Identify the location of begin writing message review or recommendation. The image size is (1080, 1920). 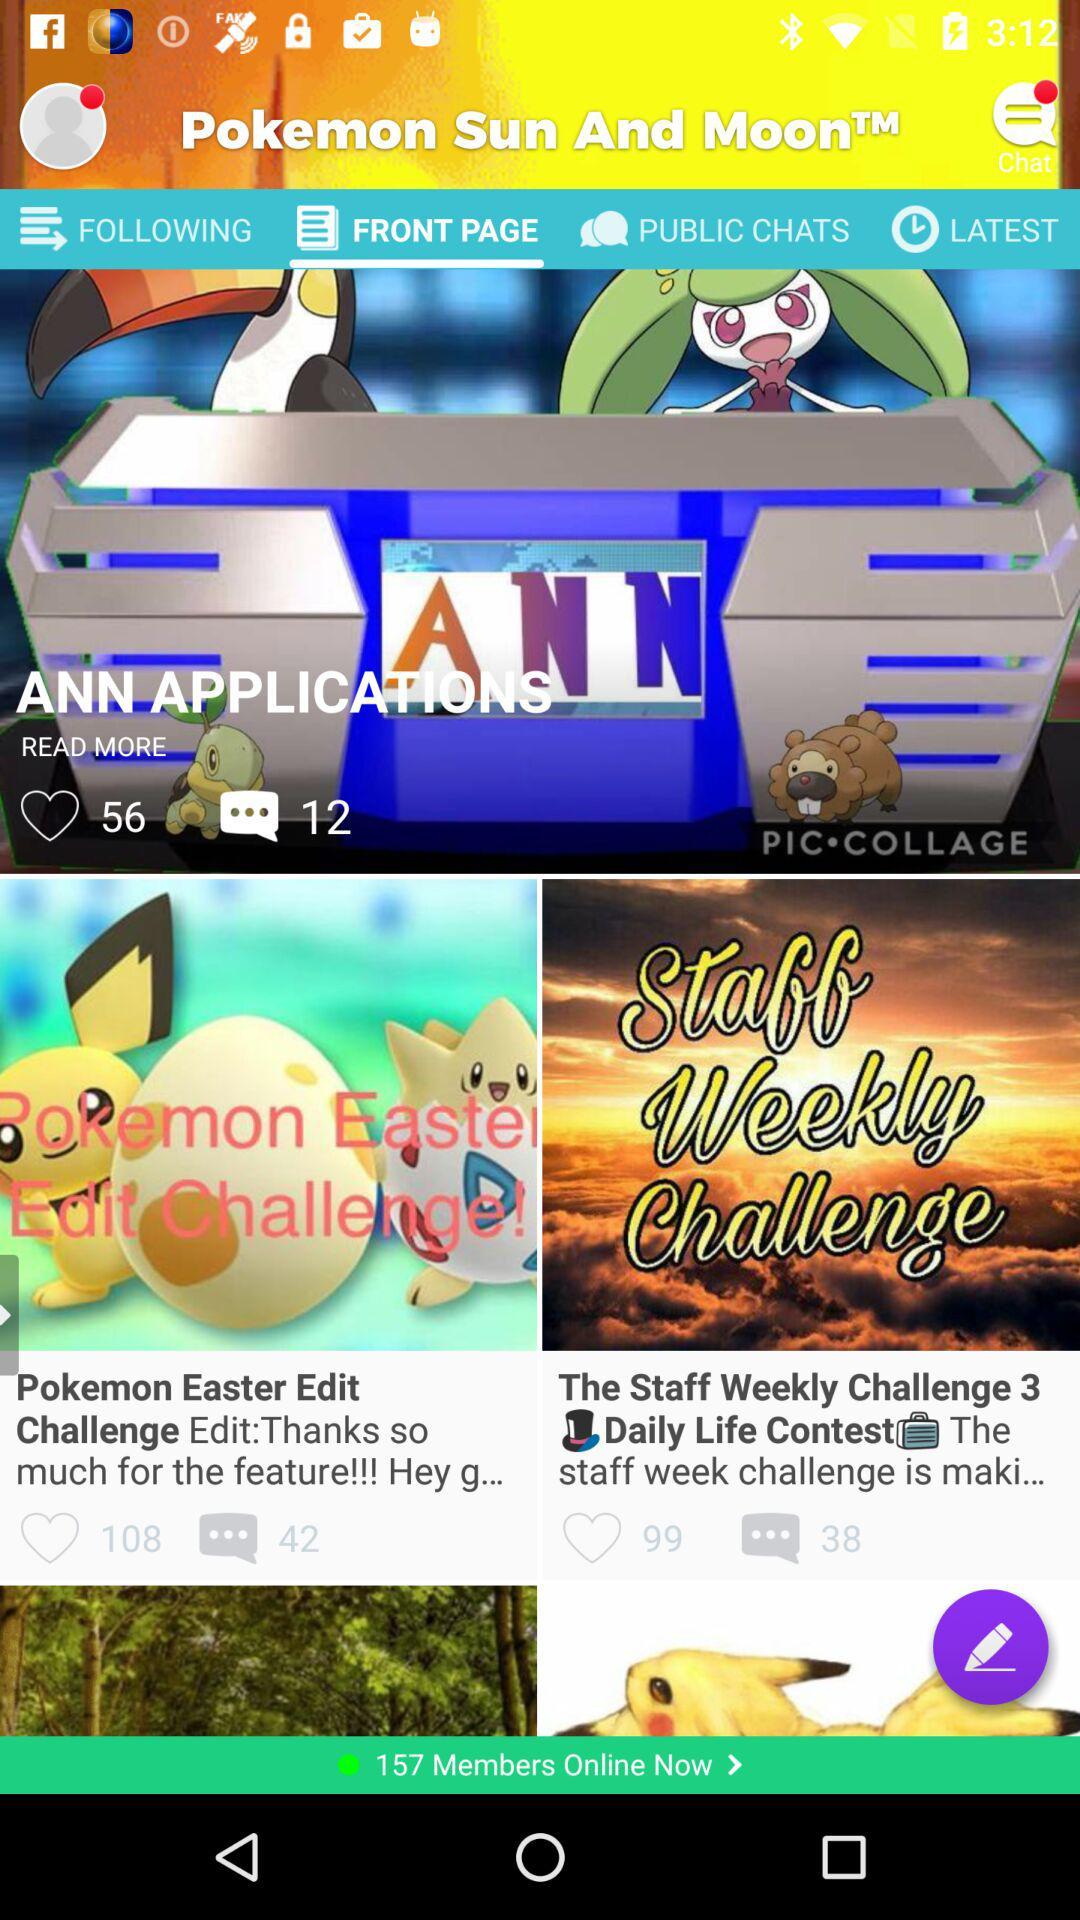
(990, 1646).